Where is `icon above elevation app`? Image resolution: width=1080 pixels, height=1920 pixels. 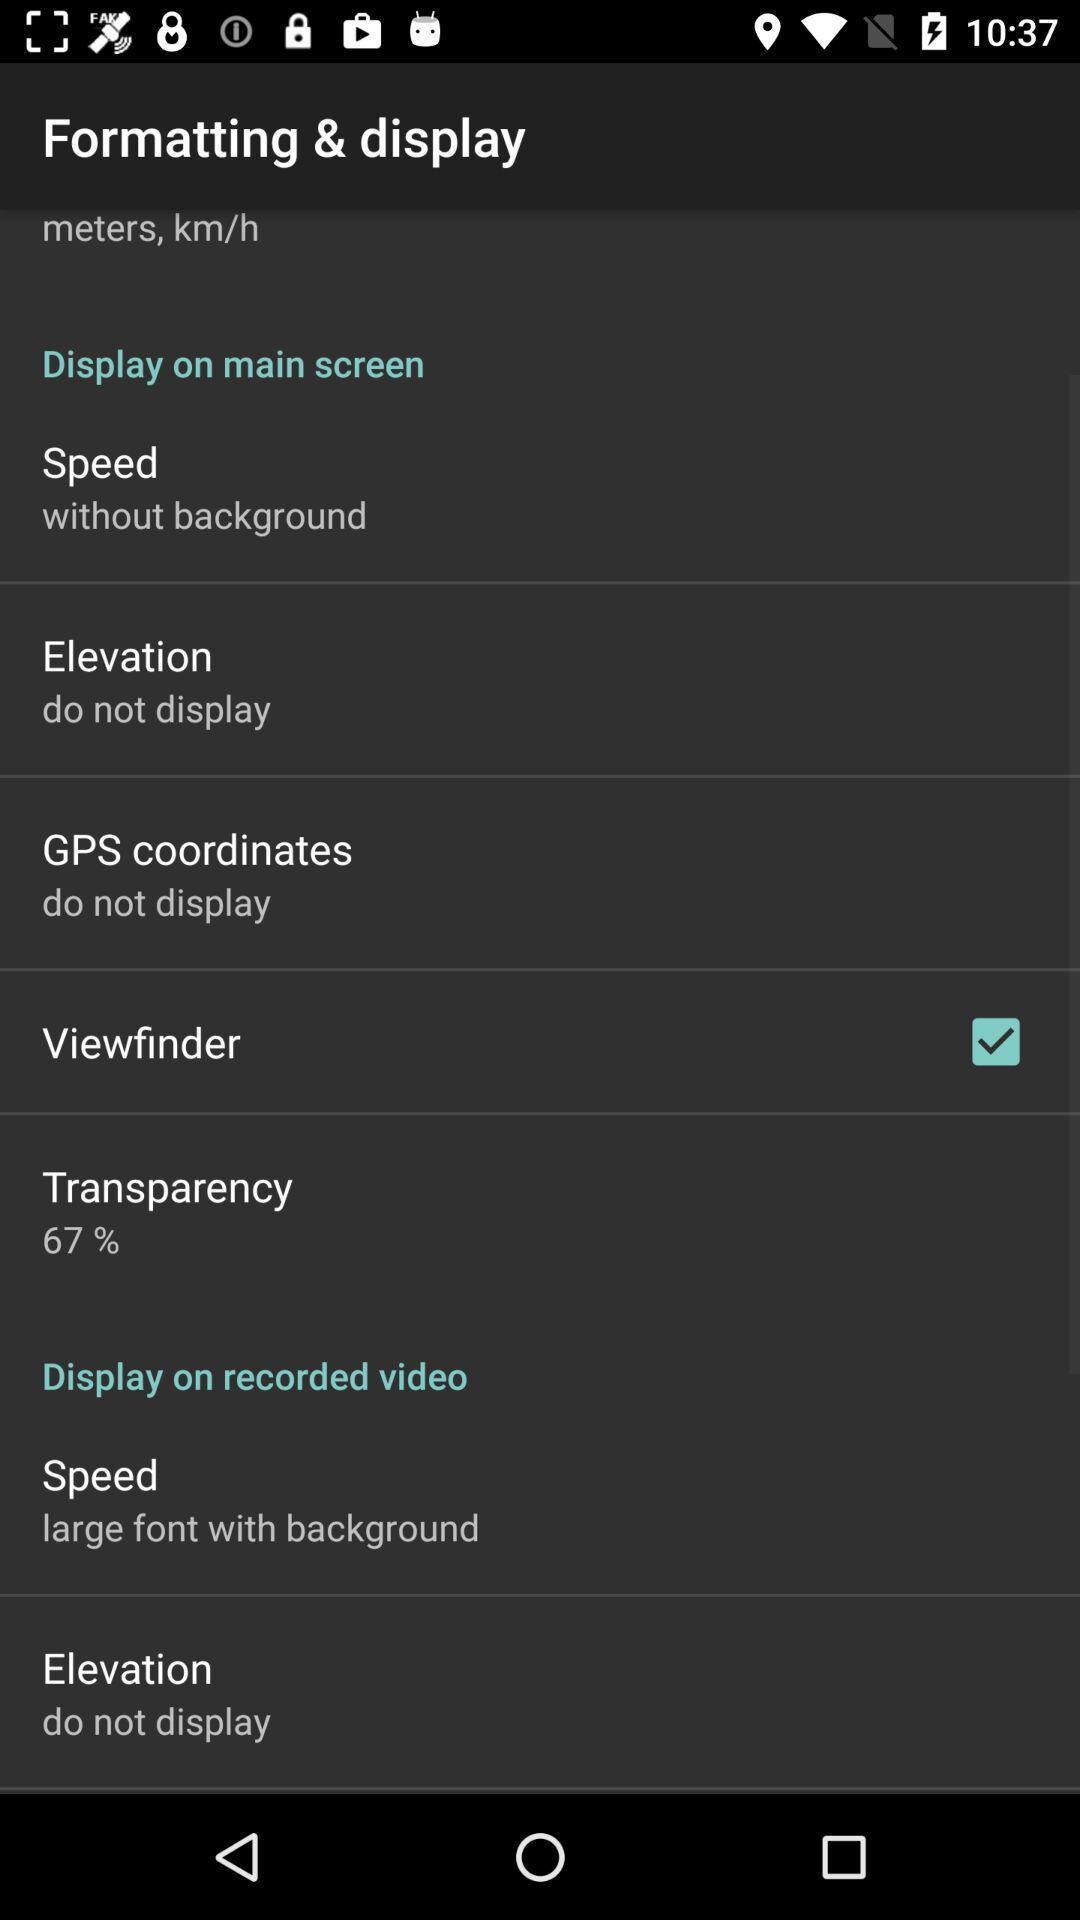 icon above elevation app is located at coordinates (260, 1525).